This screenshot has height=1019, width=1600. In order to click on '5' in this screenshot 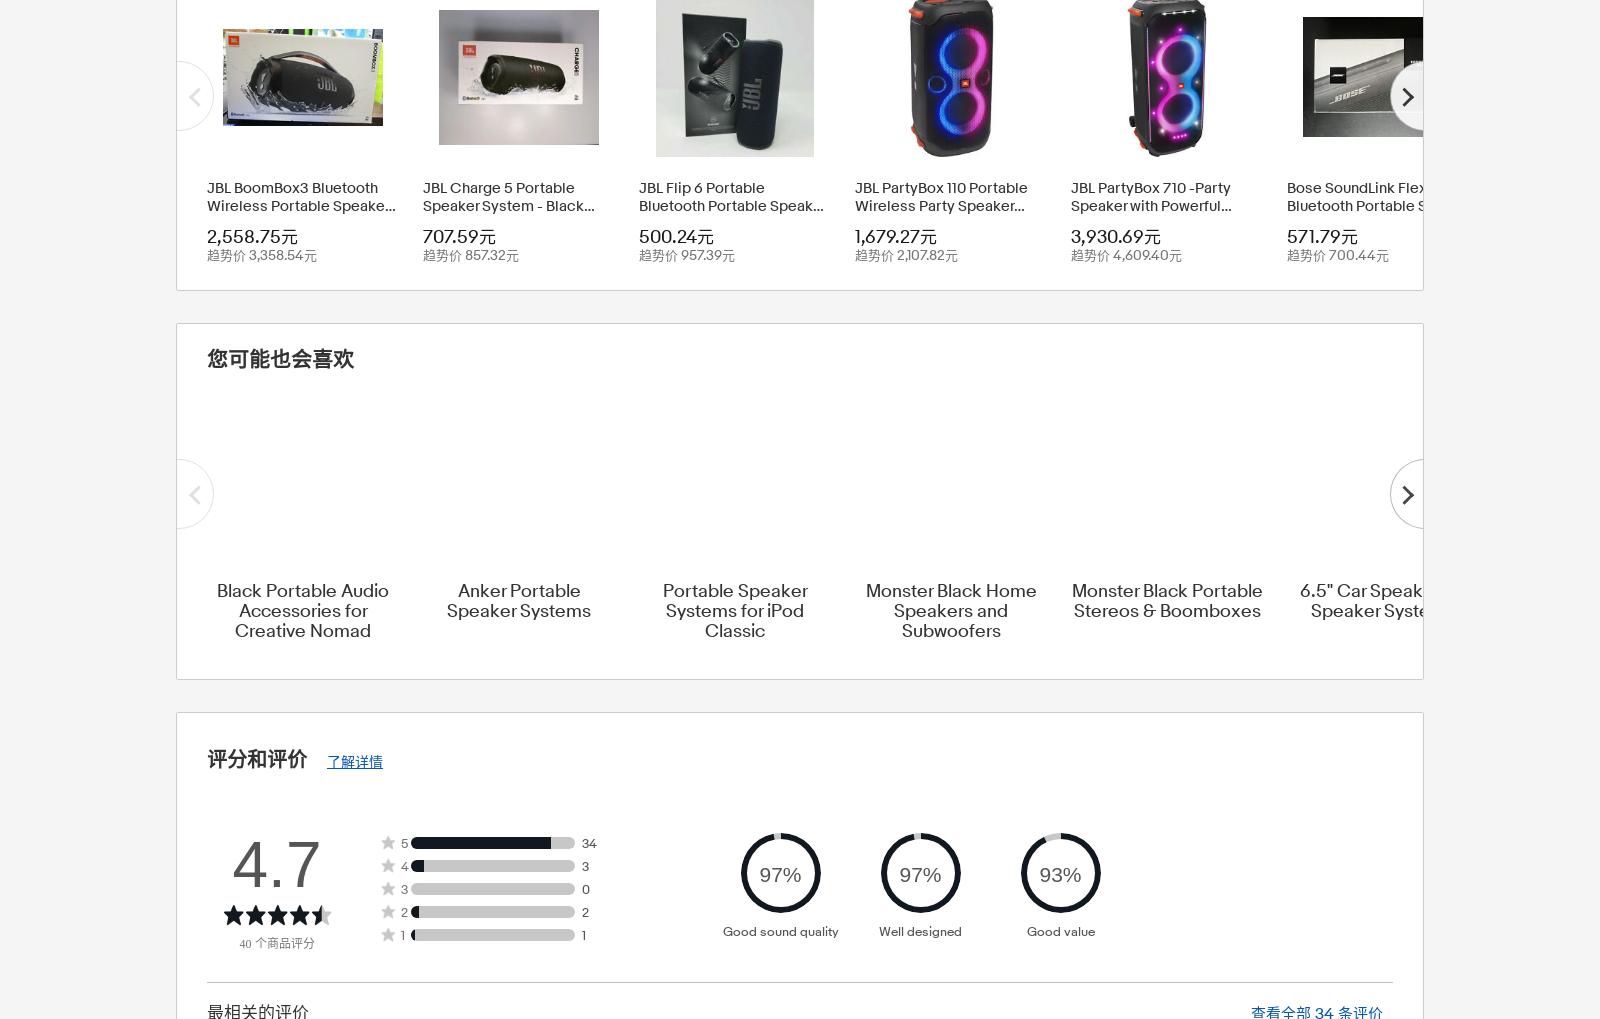, I will do `click(403, 842)`.